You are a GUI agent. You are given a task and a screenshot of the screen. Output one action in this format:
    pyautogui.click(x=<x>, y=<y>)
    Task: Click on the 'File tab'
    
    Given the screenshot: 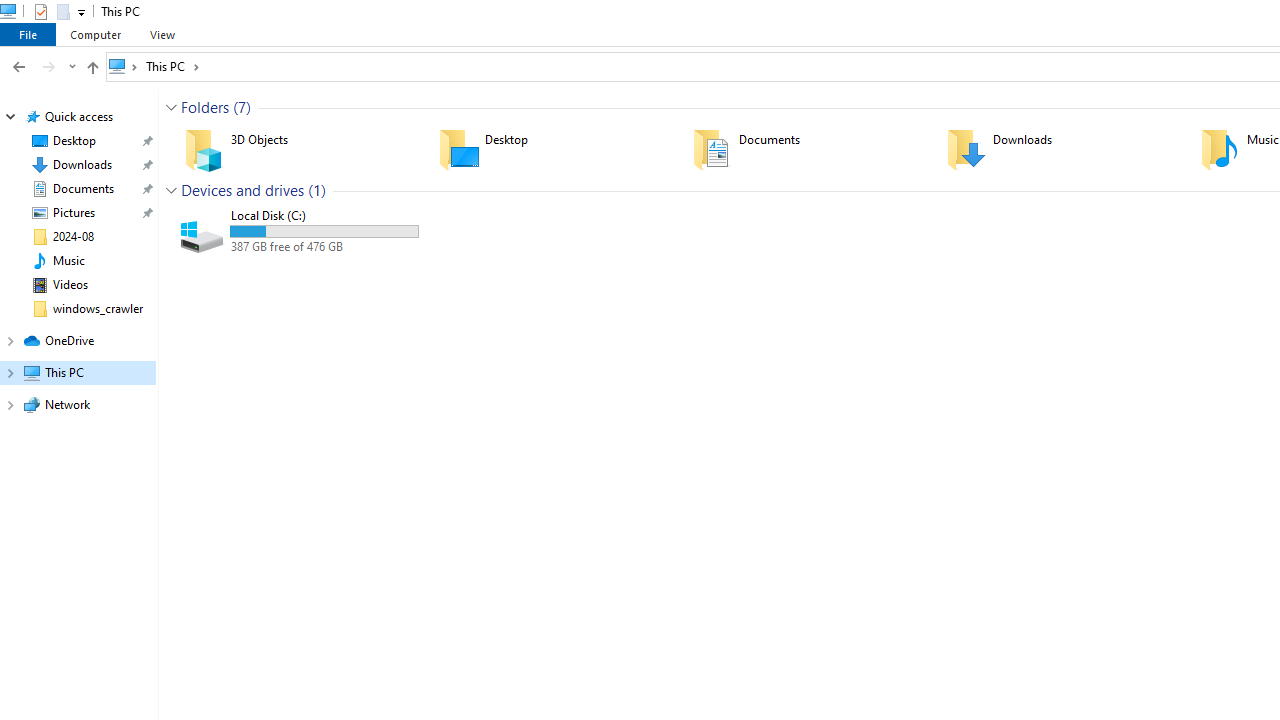 What is the action you would take?
    pyautogui.click(x=28, y=34)
    